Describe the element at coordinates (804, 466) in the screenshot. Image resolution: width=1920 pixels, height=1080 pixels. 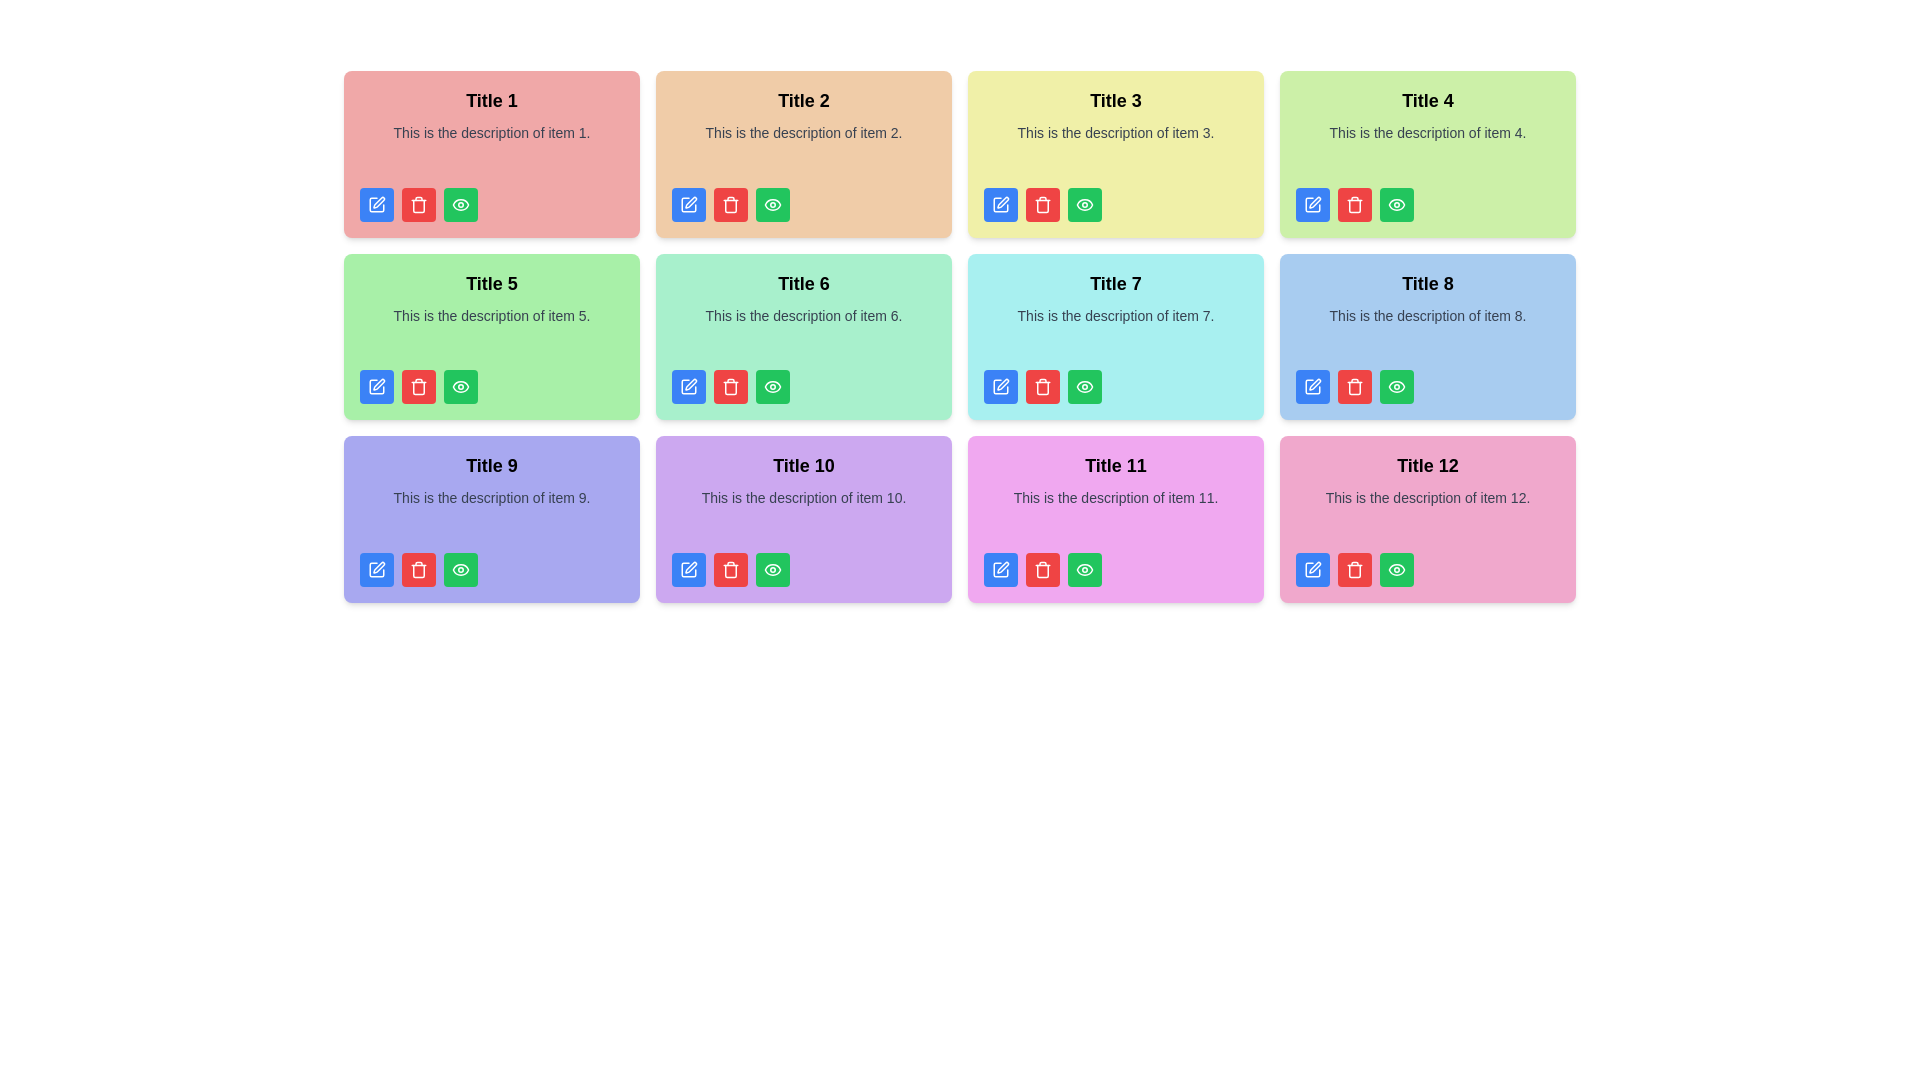
I see `title text of the card located in the fourth column of the second row, which has a purple background and serves as a heading for its content` at that location.